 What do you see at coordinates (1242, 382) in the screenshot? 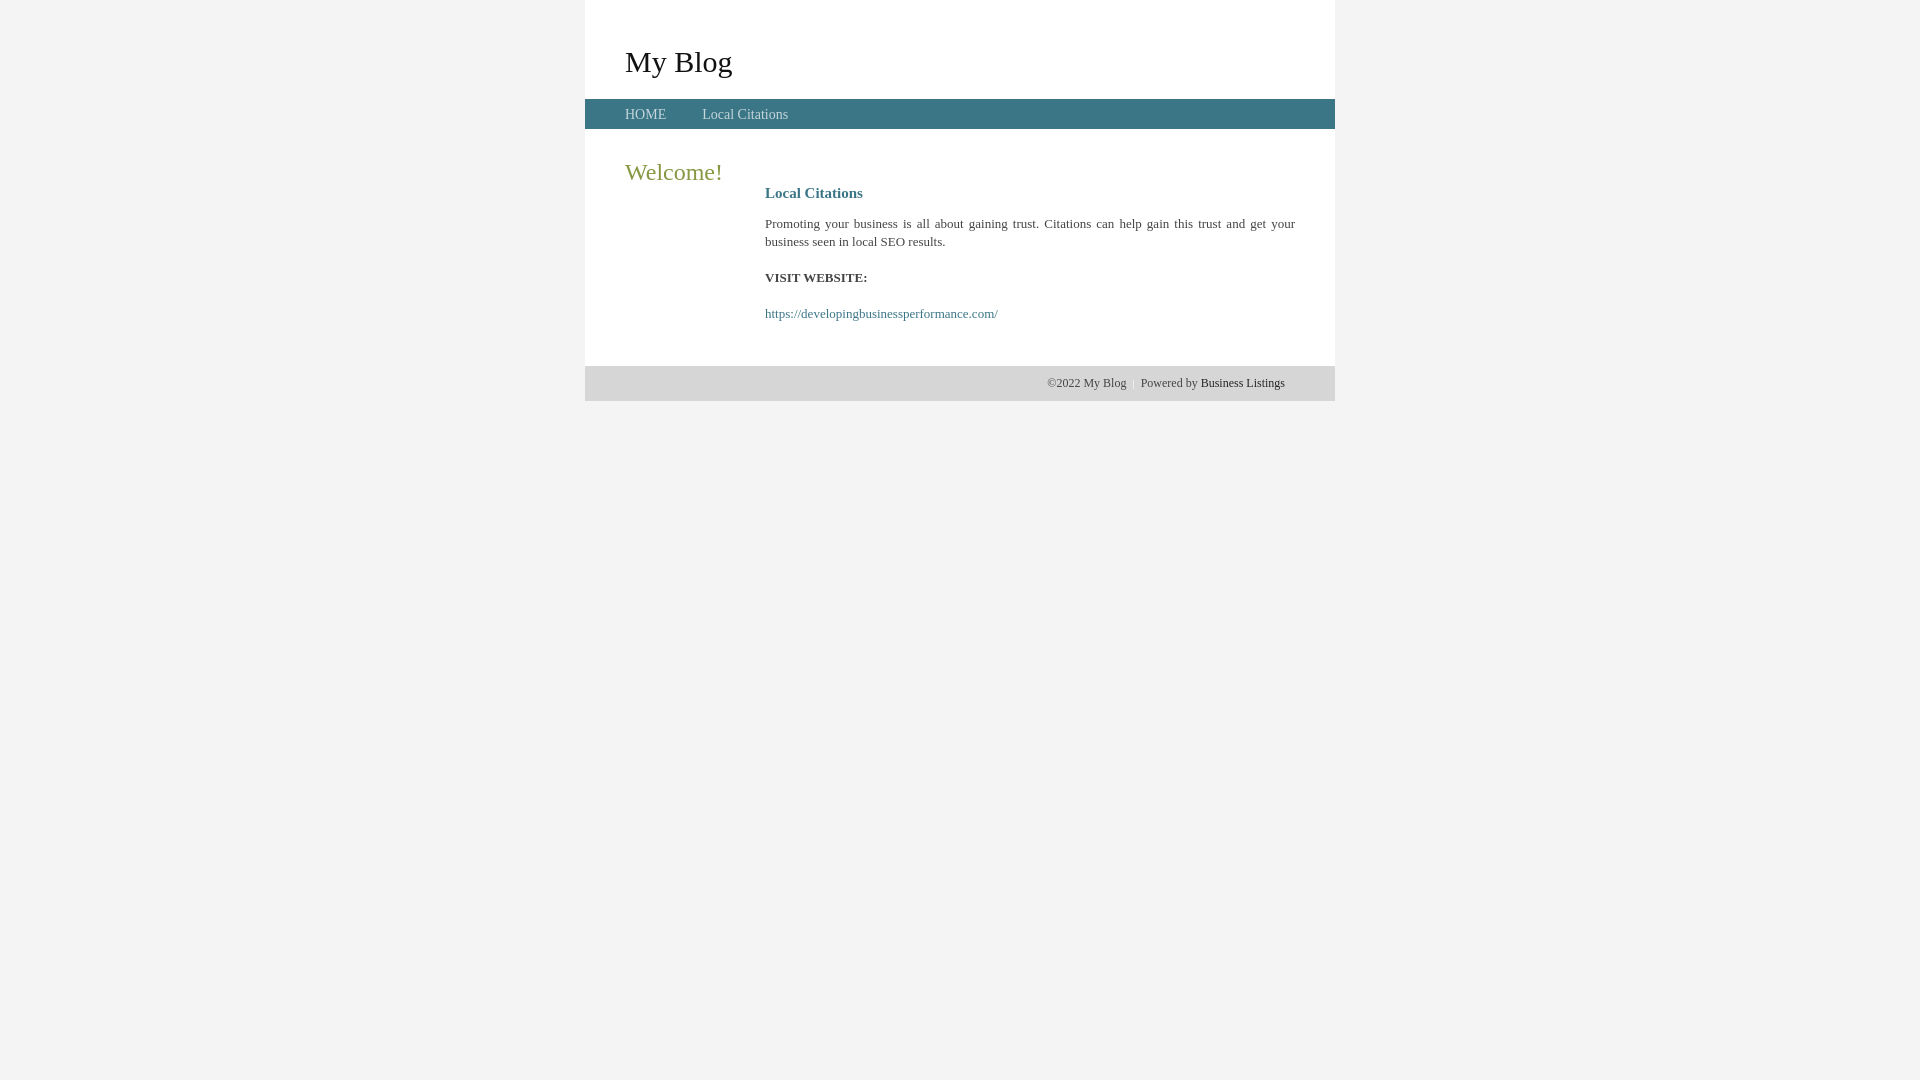
I see `'Business Listings'` at bounding box center [1242, 382].